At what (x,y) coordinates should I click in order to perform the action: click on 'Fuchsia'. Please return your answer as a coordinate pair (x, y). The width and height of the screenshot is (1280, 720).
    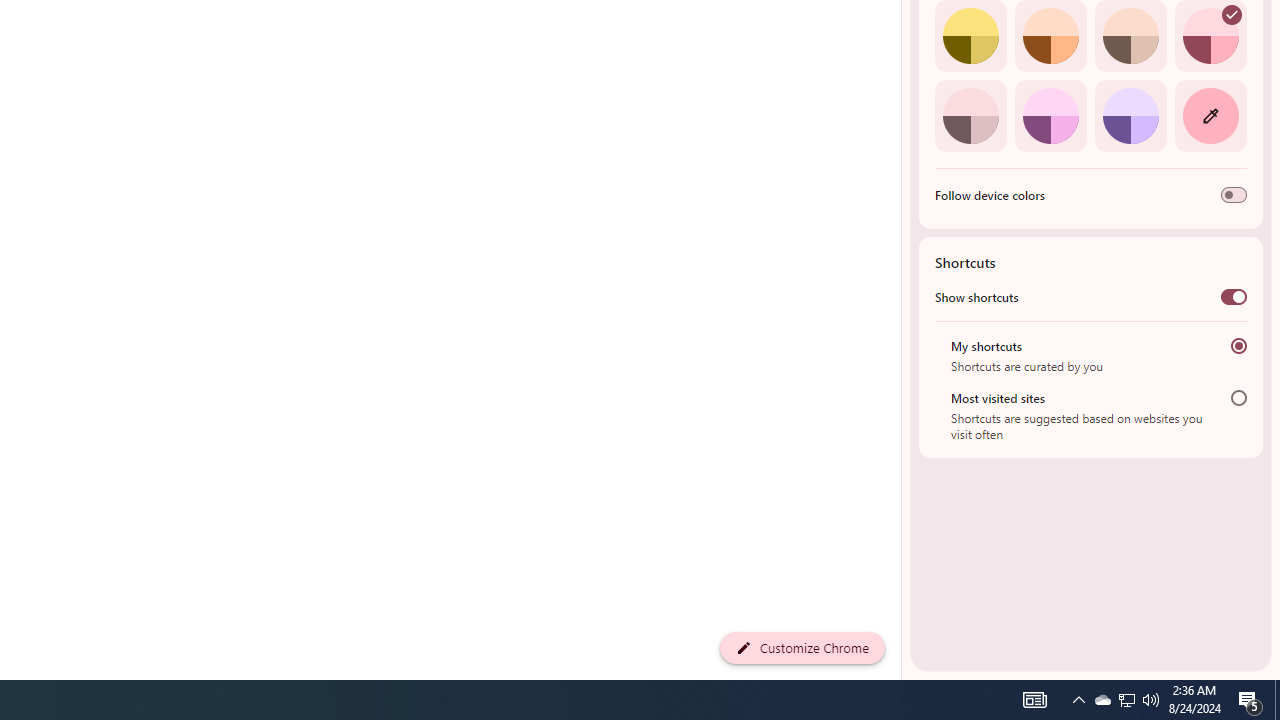
    Looking at the image, I should click on (1049, 115).